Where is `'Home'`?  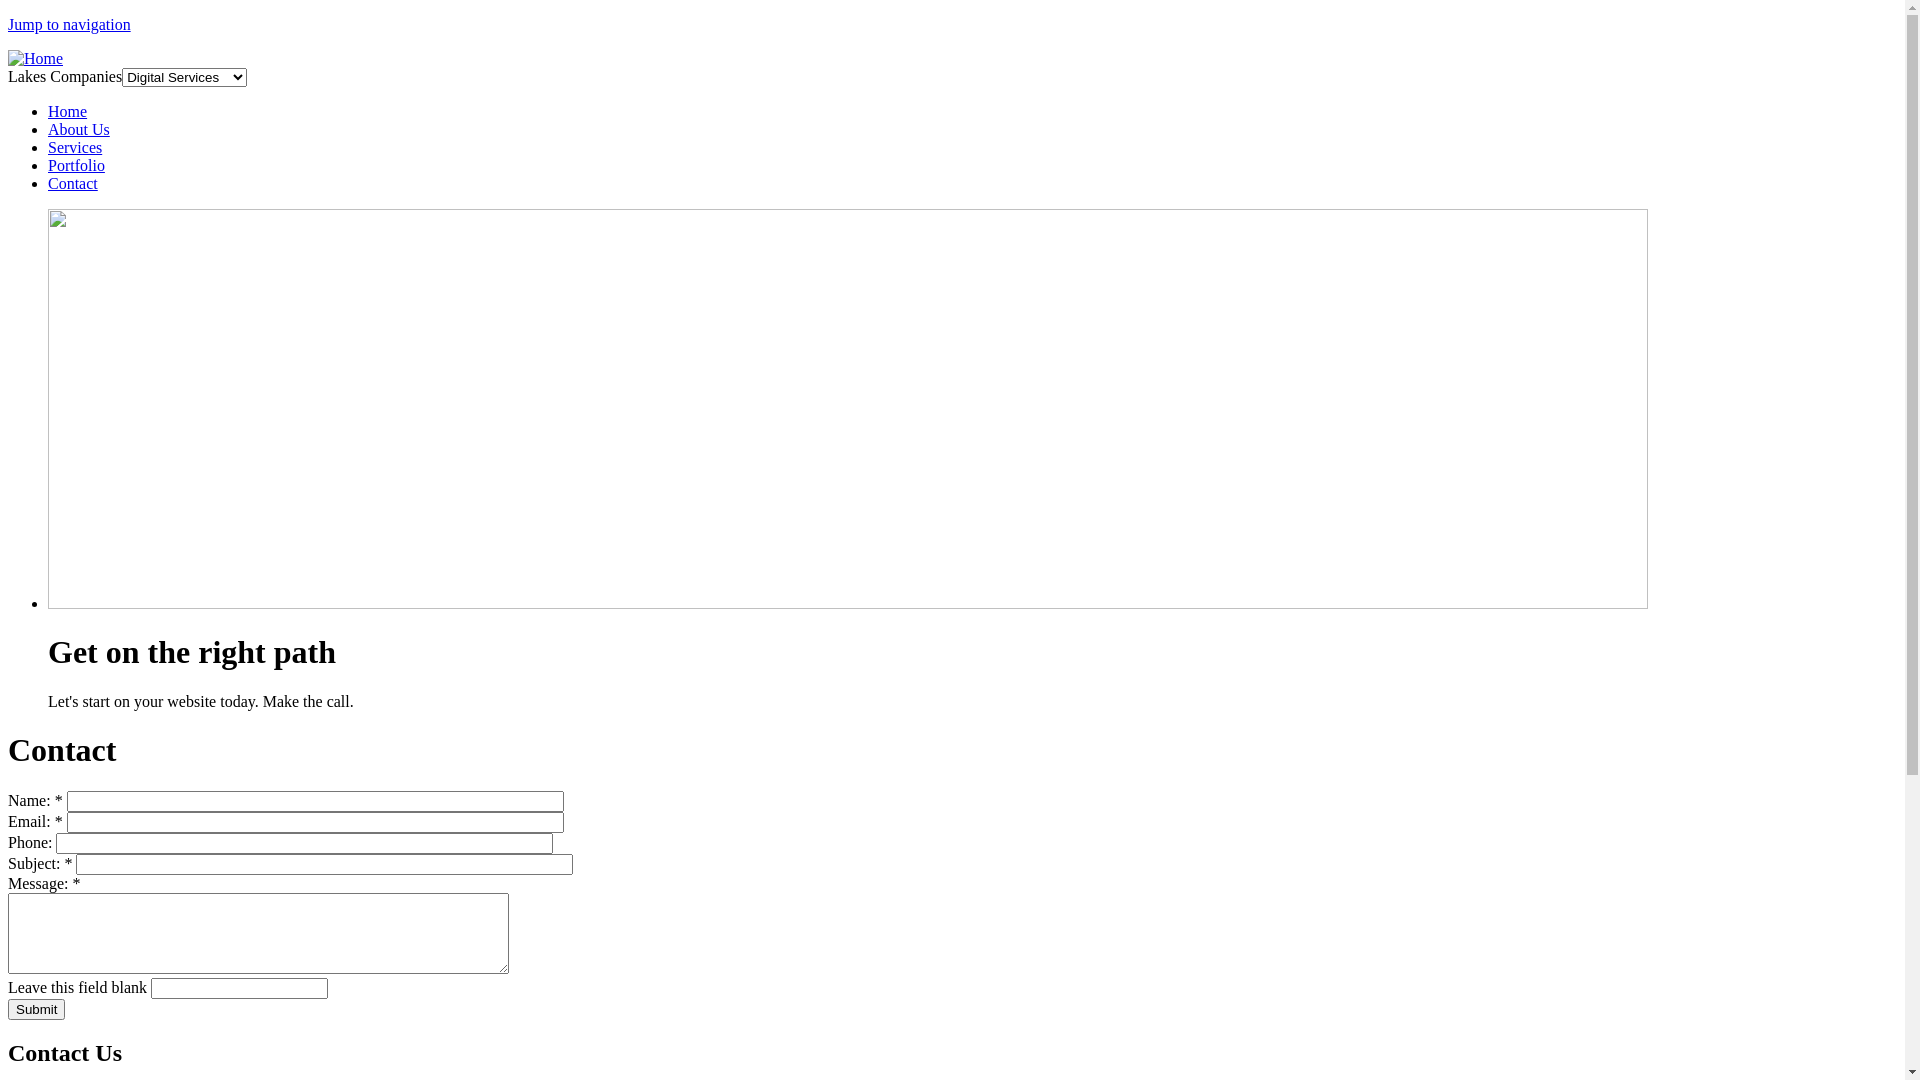
'Home' is located at coordinates (35, 57).